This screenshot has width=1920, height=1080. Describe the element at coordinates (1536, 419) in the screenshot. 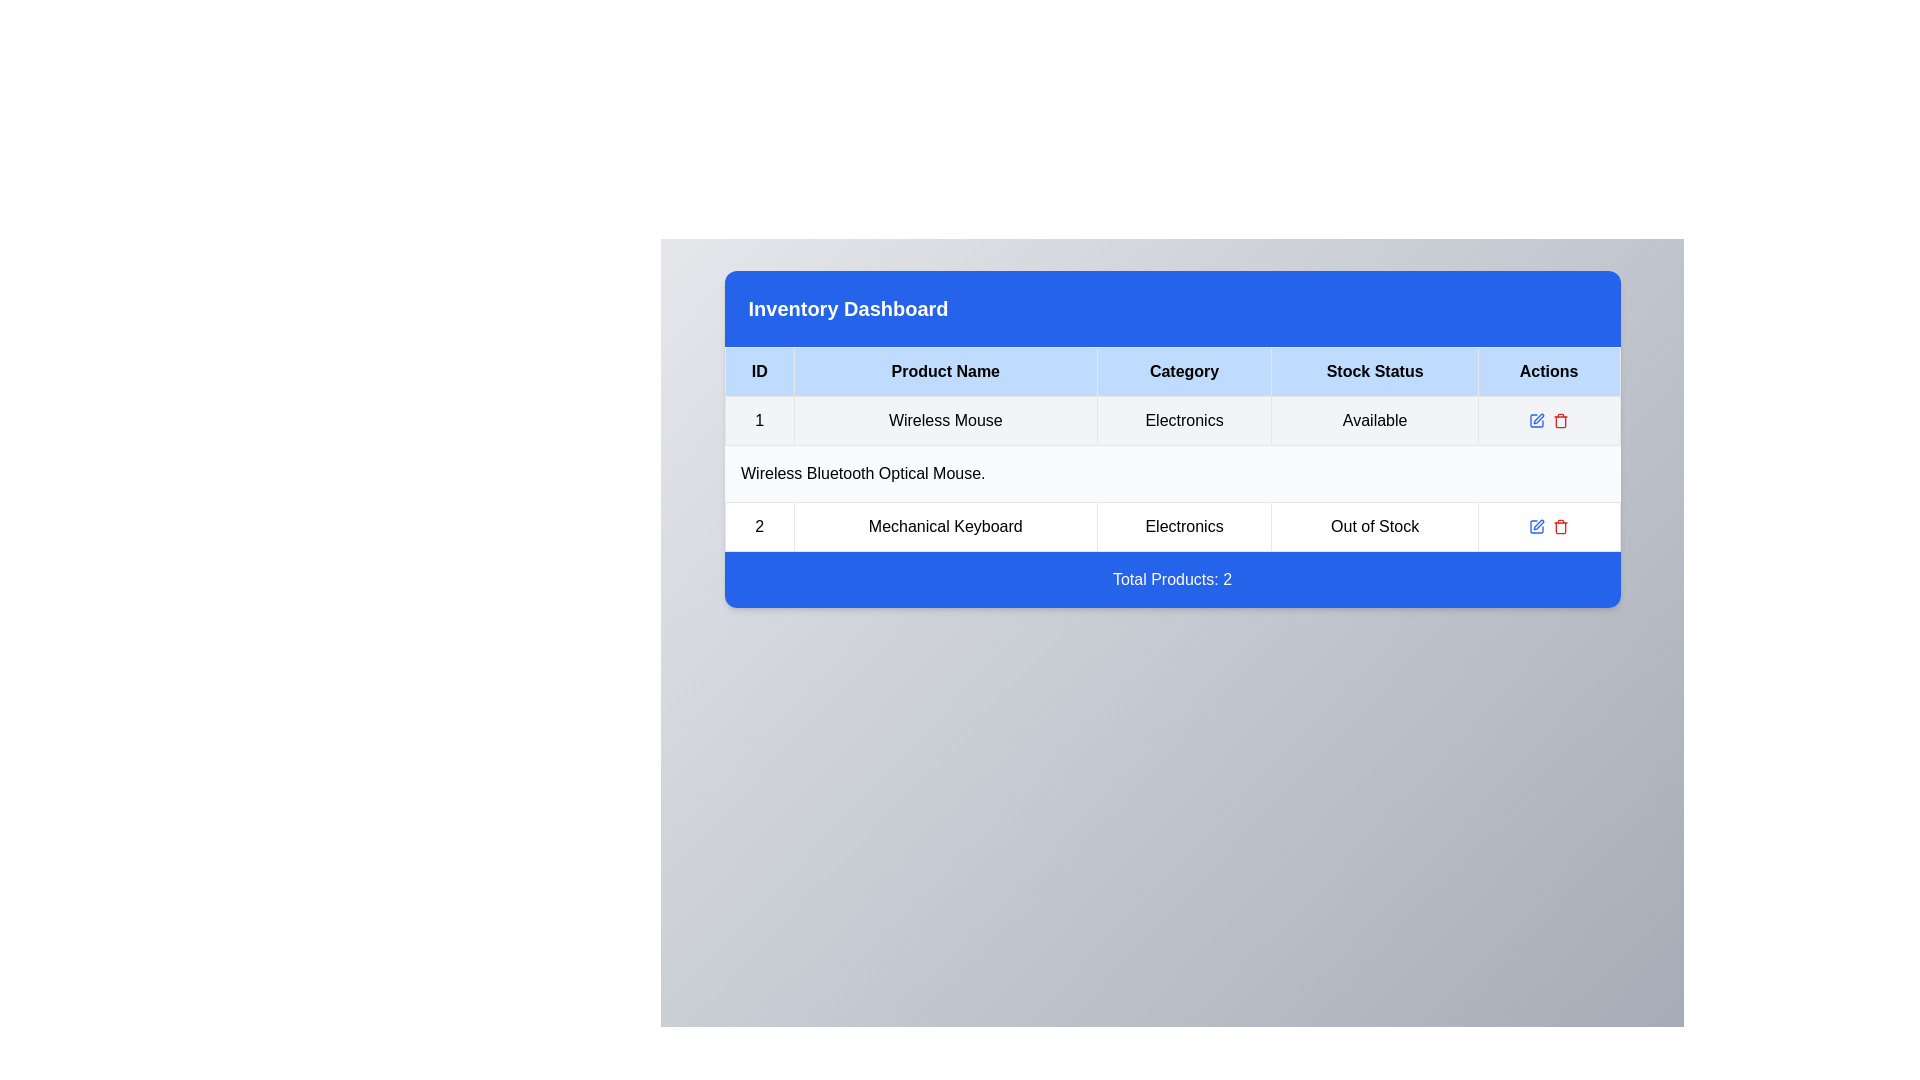

I see `the visual representation of the partial square outline element that is part of the pen-and-square icon located in the 'Actions' column for the second row of the inventory table` at that location.